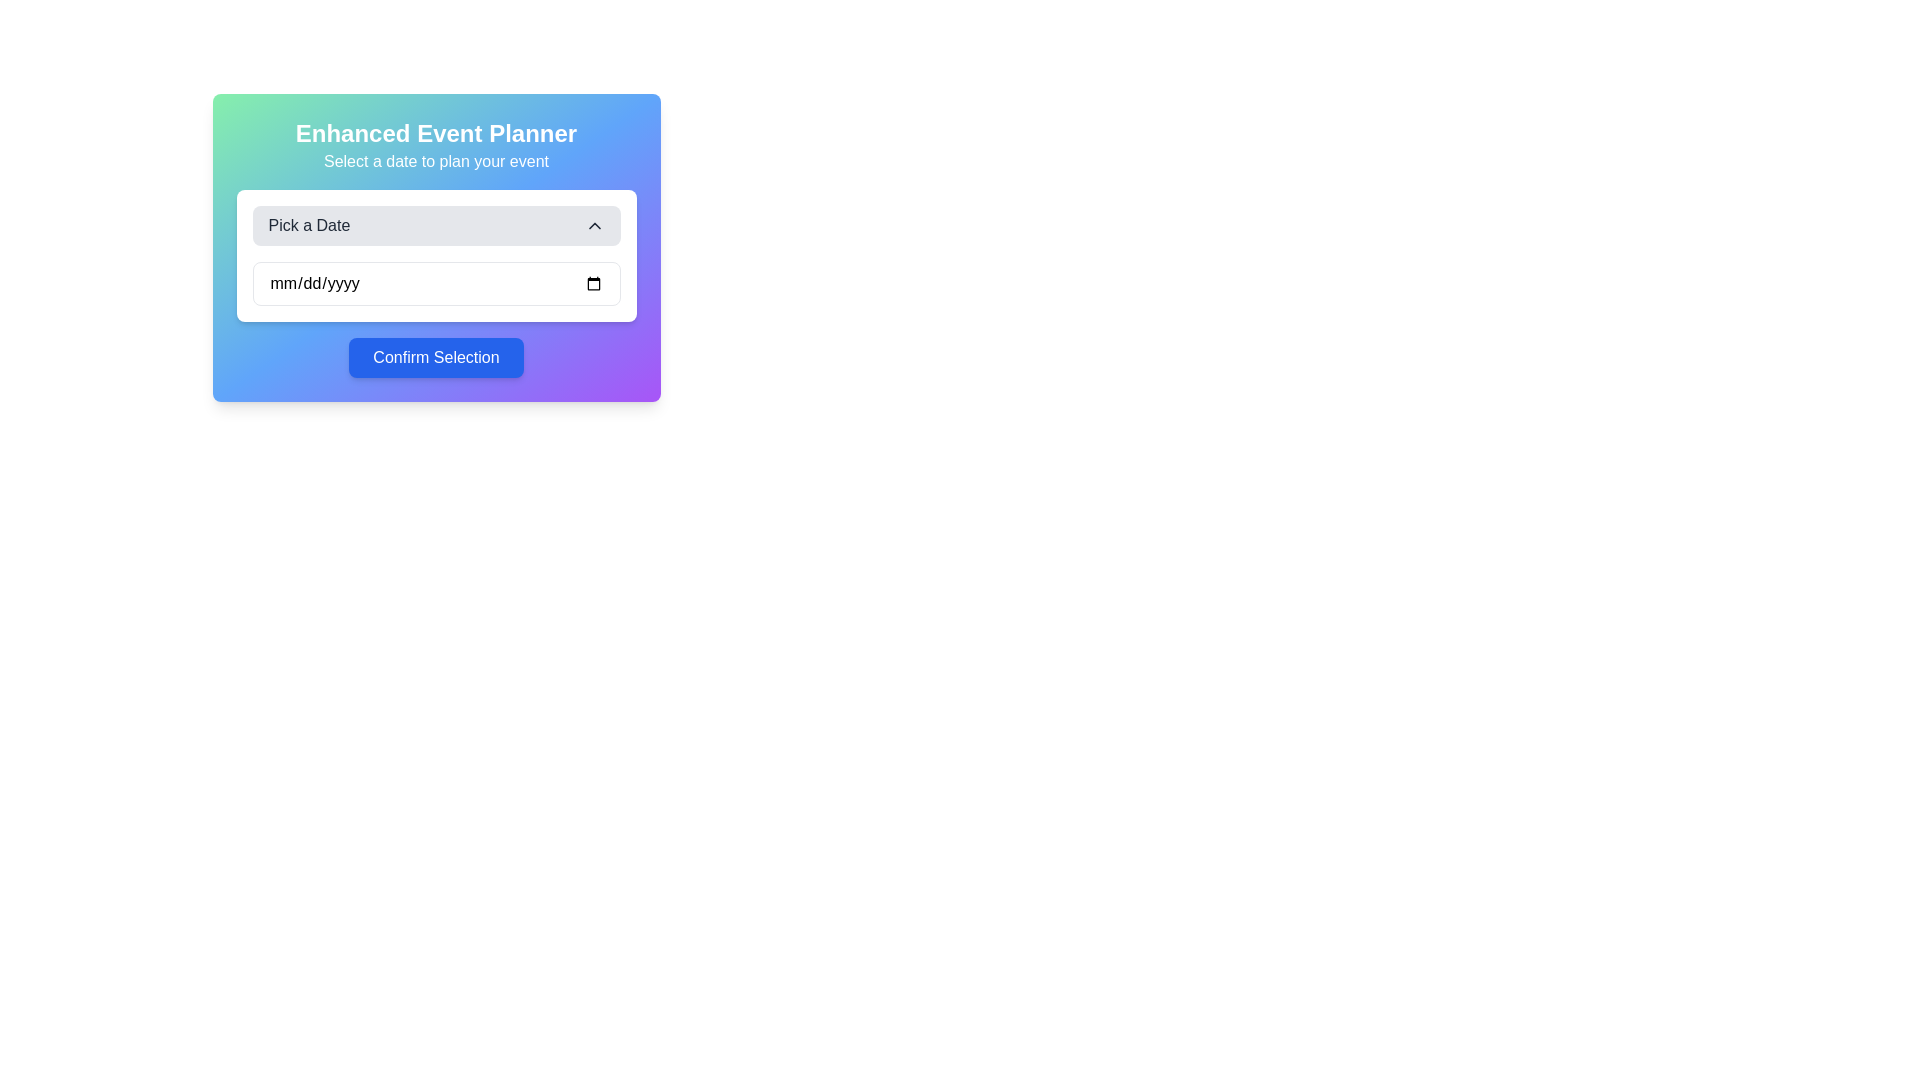 The height and width of the screenshot is (1080, 1920). I want to click on the bold text label displaying 'Enhanced Event Planner', which is prominently positioned at the top of the date selection panel, so click(435, 134).